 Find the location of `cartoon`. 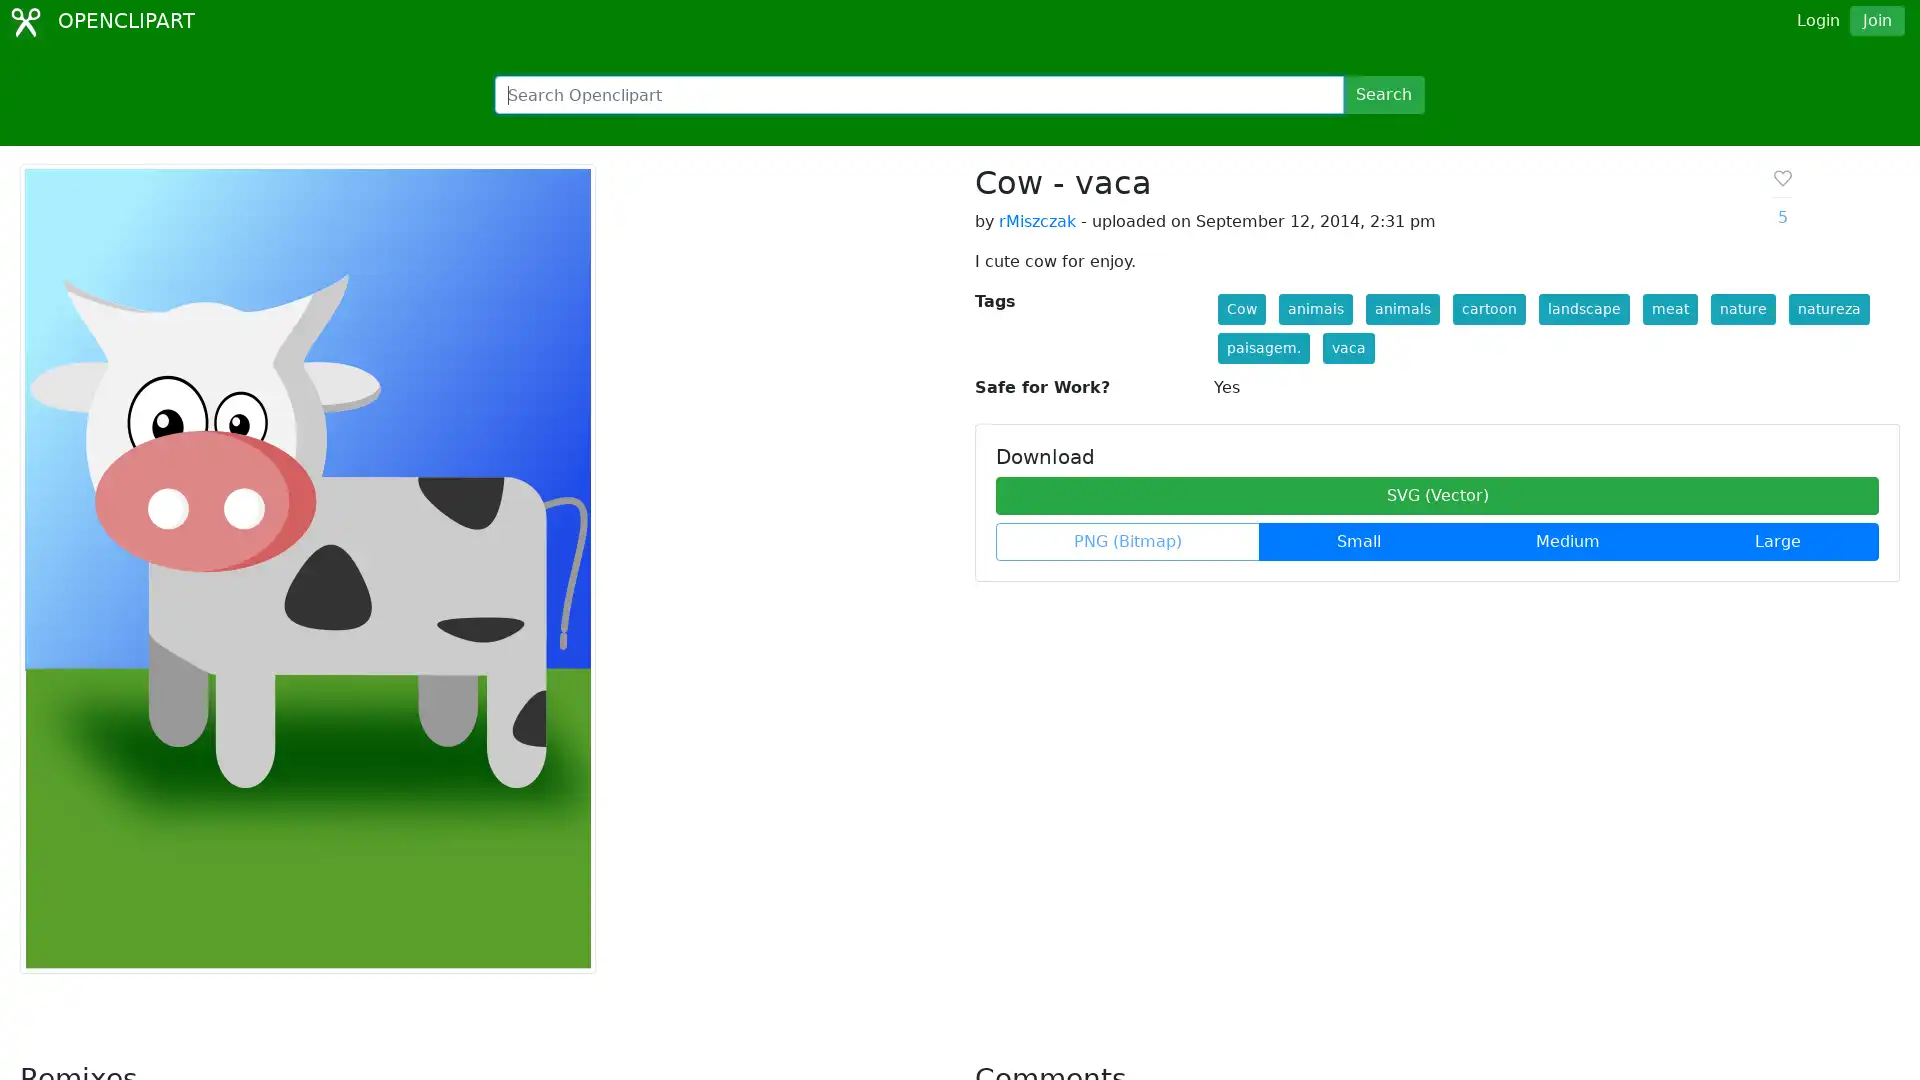

cartoon is located at coordinates (1488, 309).